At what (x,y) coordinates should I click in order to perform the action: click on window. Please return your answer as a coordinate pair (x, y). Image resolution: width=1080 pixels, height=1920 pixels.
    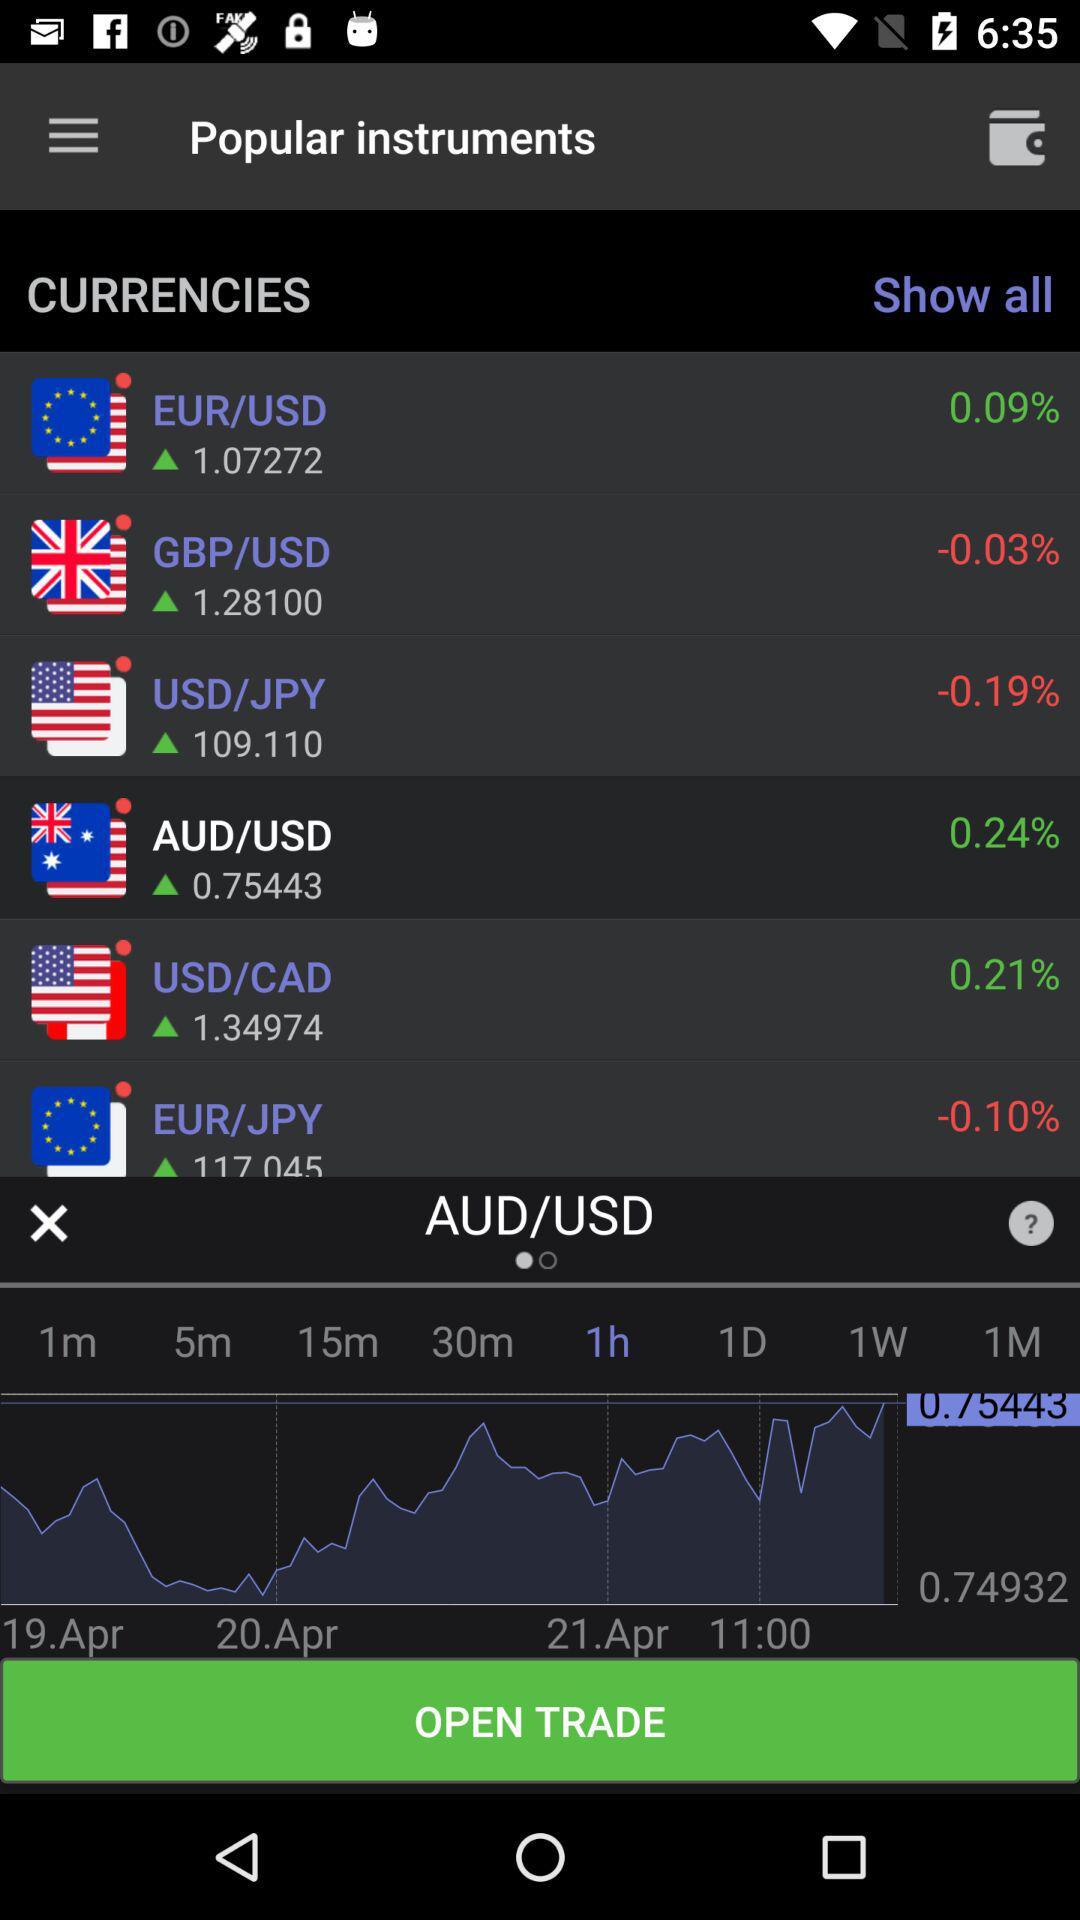
    Looking at the image, I should click on (47, 1222).